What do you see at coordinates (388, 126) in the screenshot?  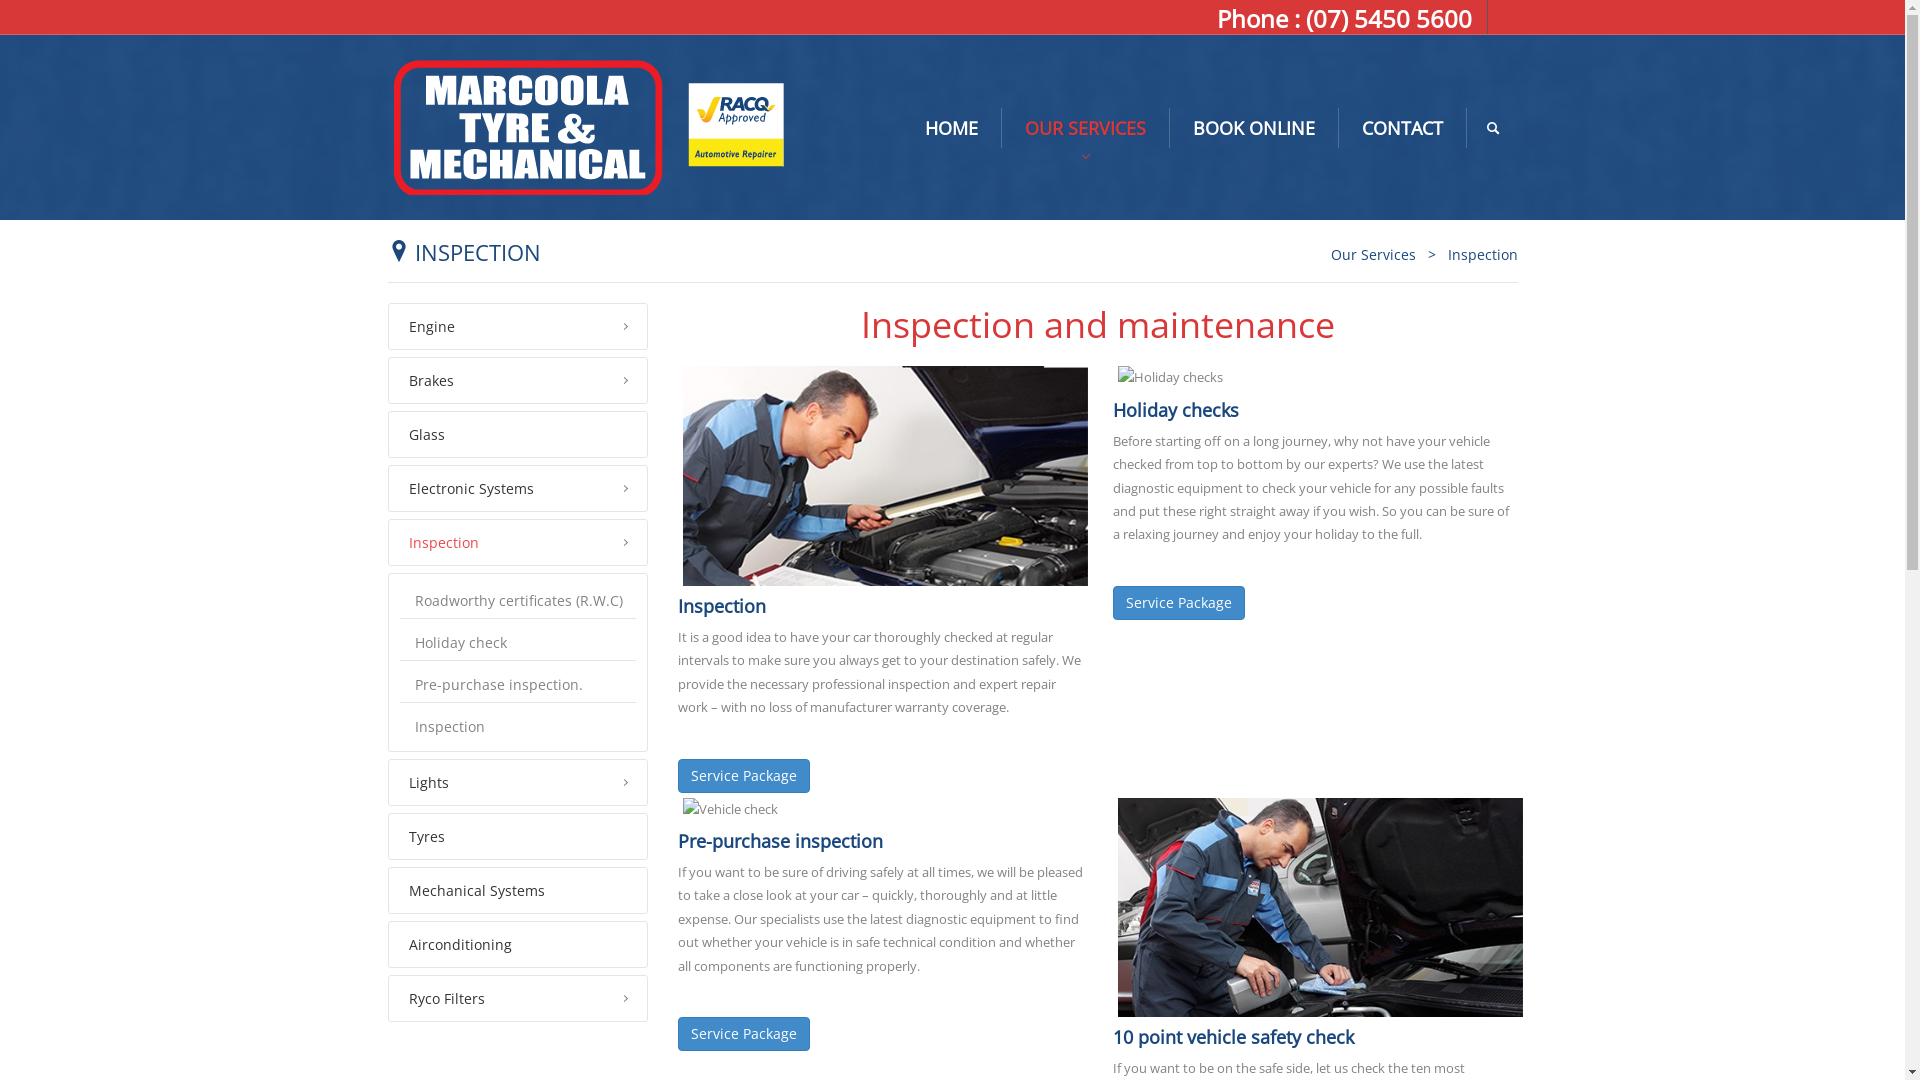 I see `'Marcoola Tyre and Mechanical Repairs'` at bounding box center [388, 126].